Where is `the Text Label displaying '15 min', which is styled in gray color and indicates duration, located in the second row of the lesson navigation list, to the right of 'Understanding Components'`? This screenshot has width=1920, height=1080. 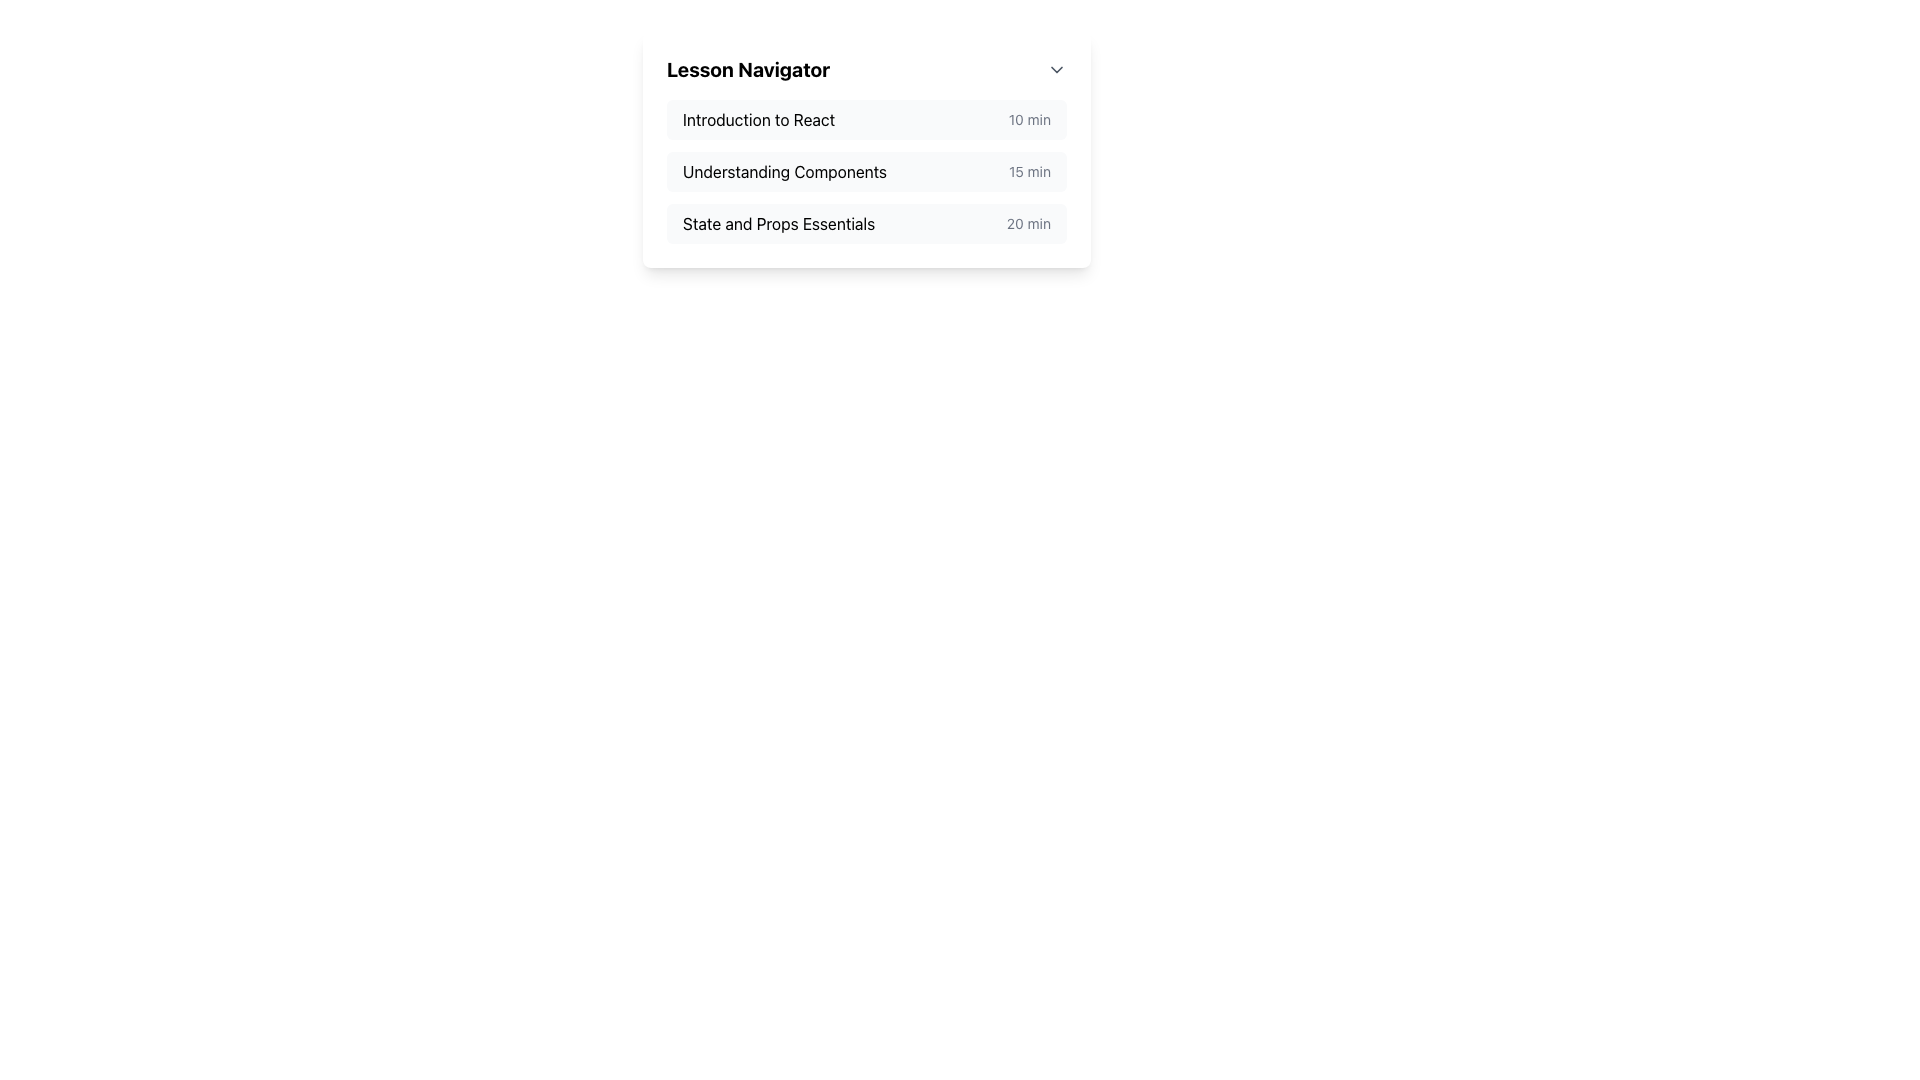 the Text Label displaying '15 min', which is styled in gray color and indicates duration, located in the second row of the lesson navigation list, to the right of 'Understanding Components' is located at coordinates (1030, 171).